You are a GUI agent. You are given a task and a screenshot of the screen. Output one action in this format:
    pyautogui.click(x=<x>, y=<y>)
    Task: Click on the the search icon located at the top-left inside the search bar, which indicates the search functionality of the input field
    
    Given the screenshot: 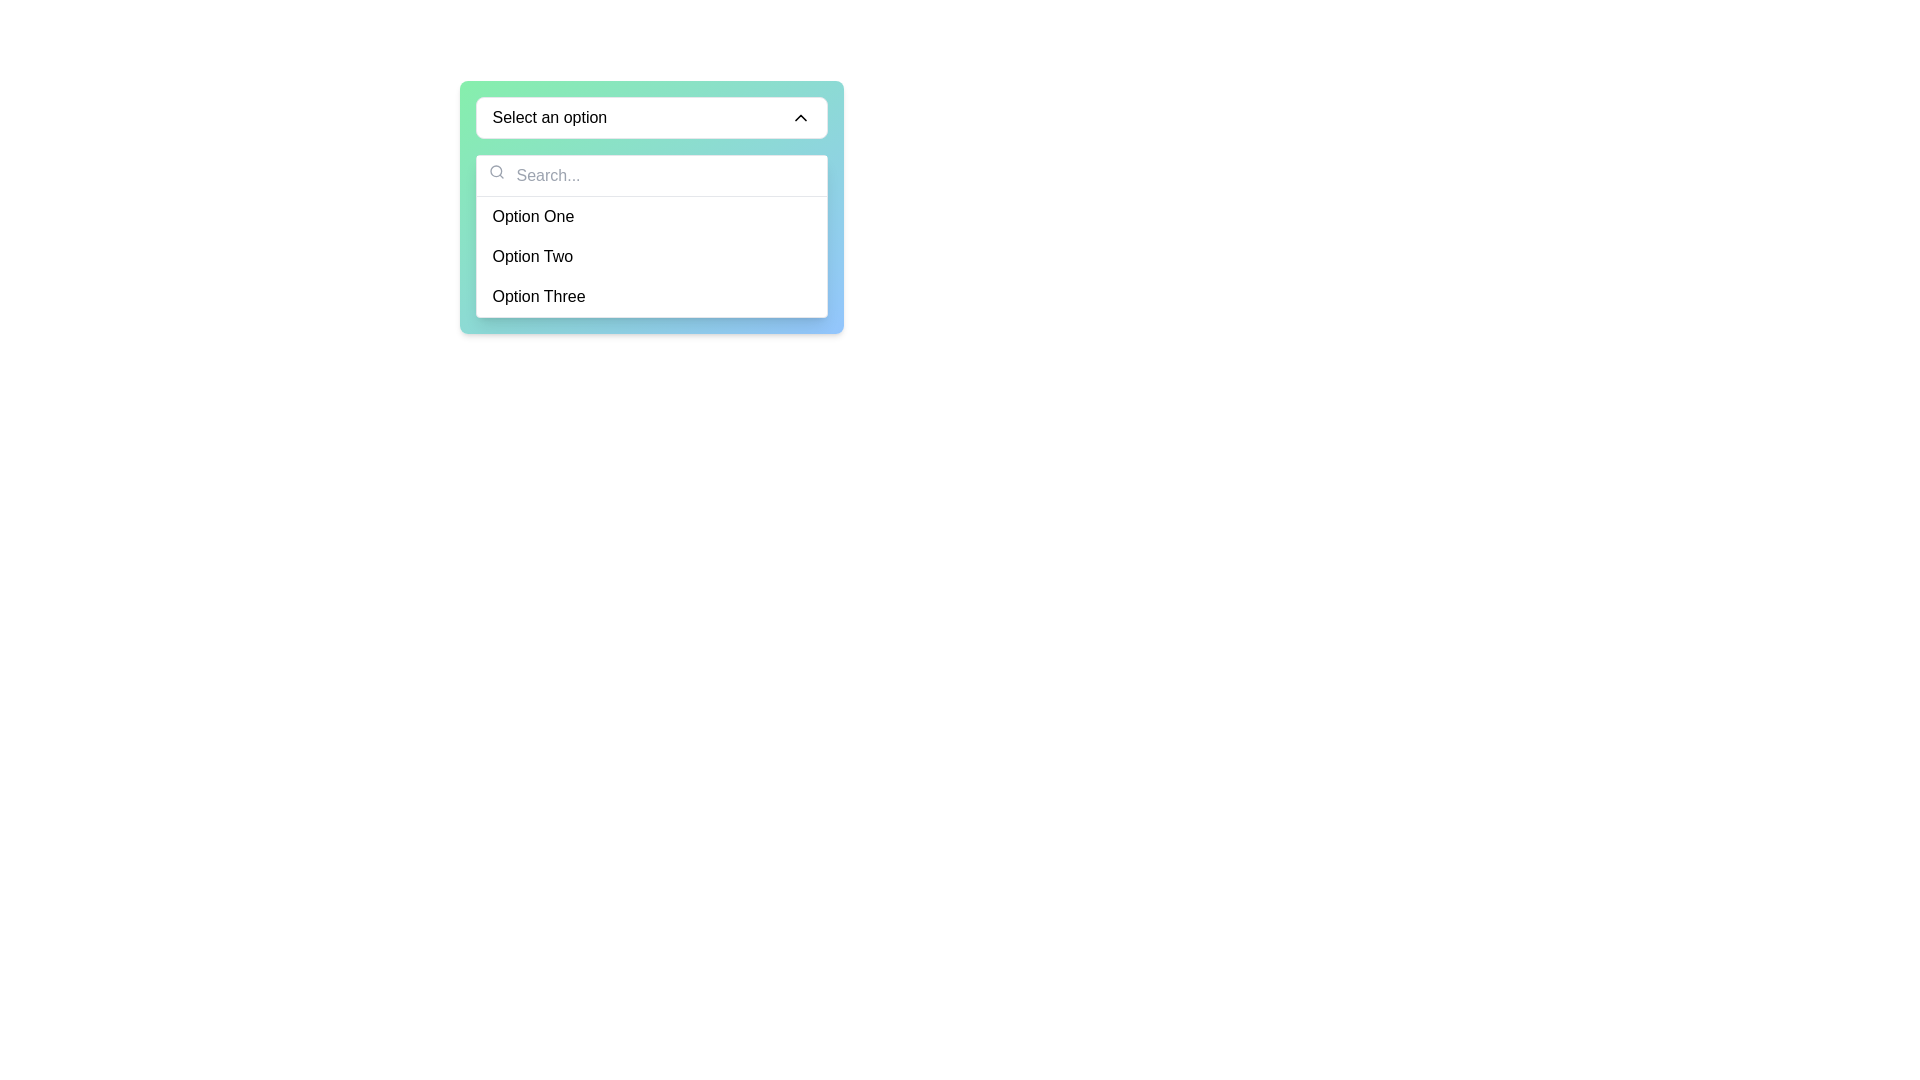 What is the action you would take?
    pyautogui.click(x=496, y=171)
    